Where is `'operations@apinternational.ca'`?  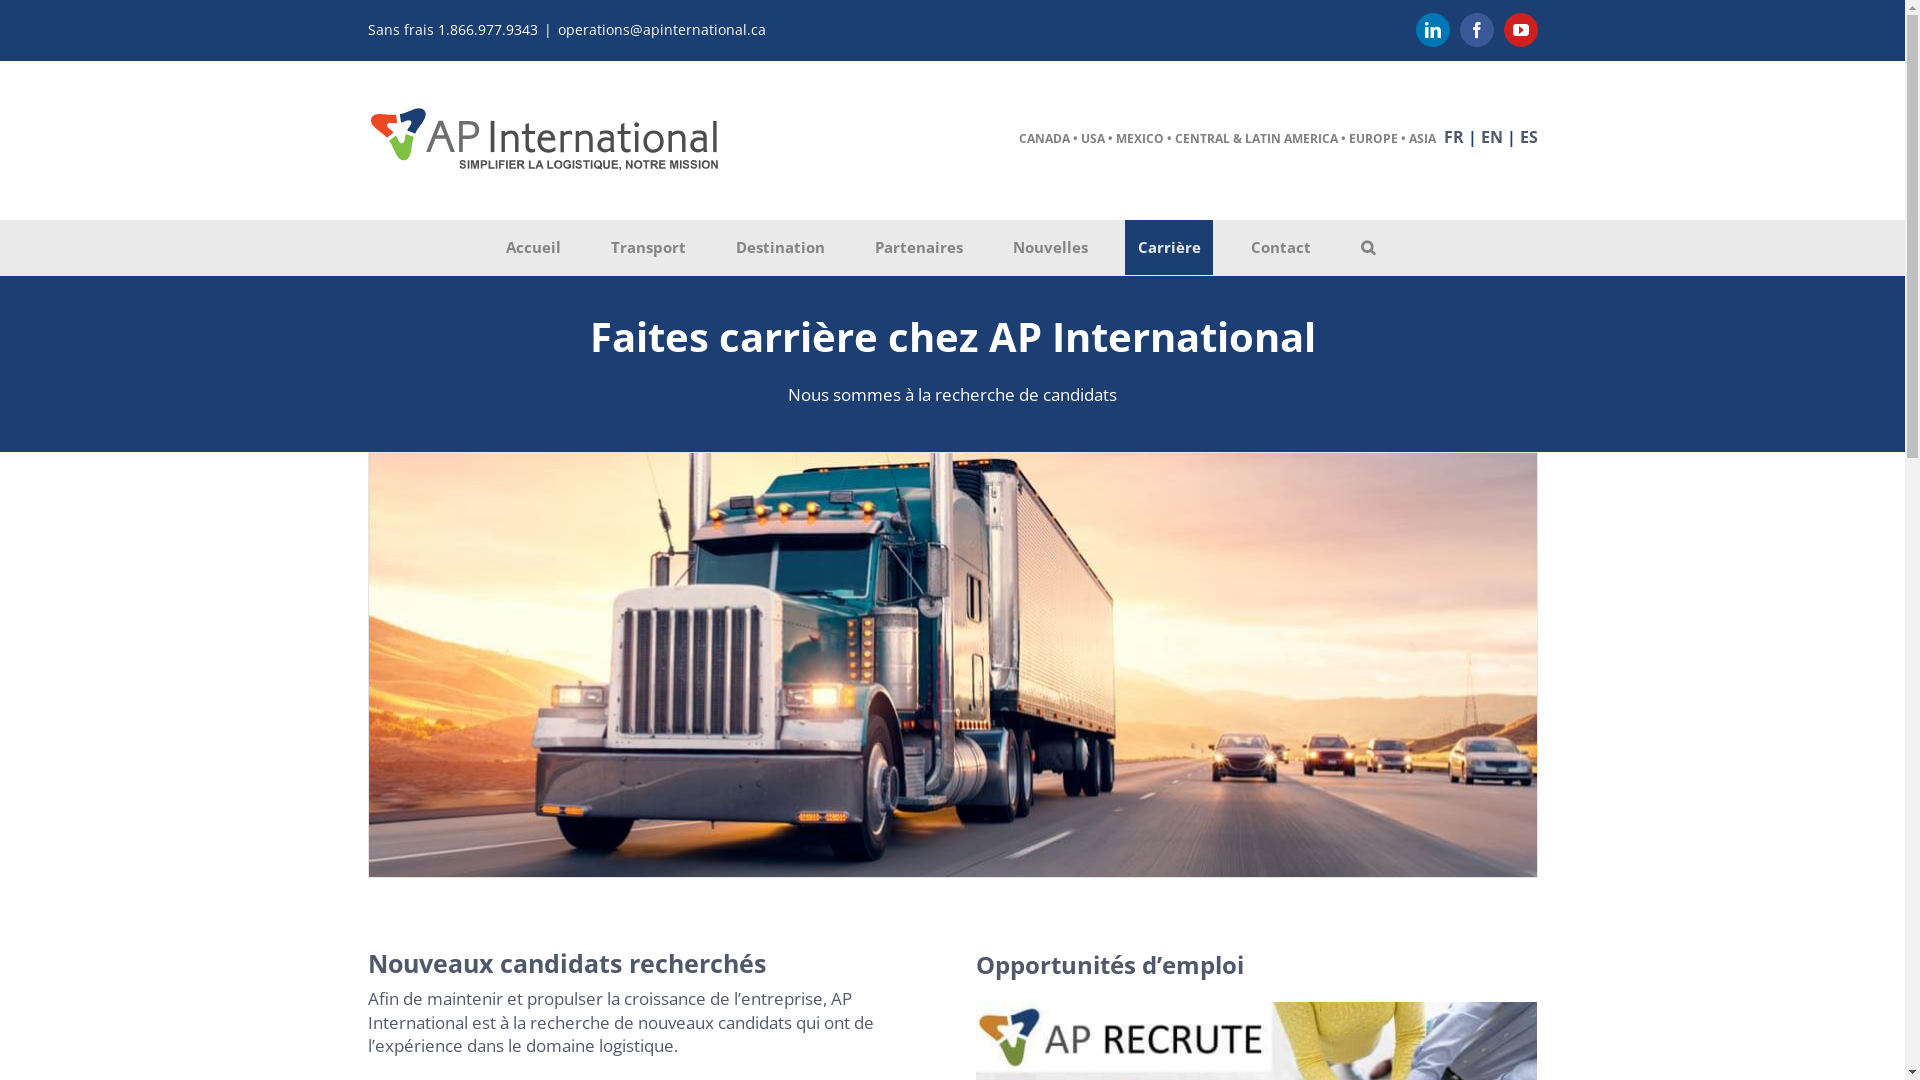 'operations@apinternational.ca' is located at coordinates (557, 29).